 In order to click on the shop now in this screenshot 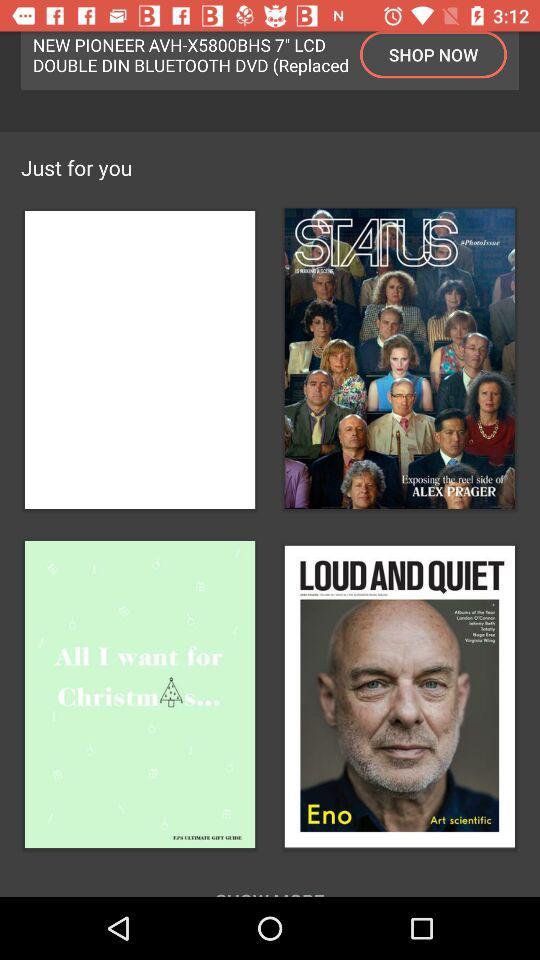, I will do `click(432, 53)`.